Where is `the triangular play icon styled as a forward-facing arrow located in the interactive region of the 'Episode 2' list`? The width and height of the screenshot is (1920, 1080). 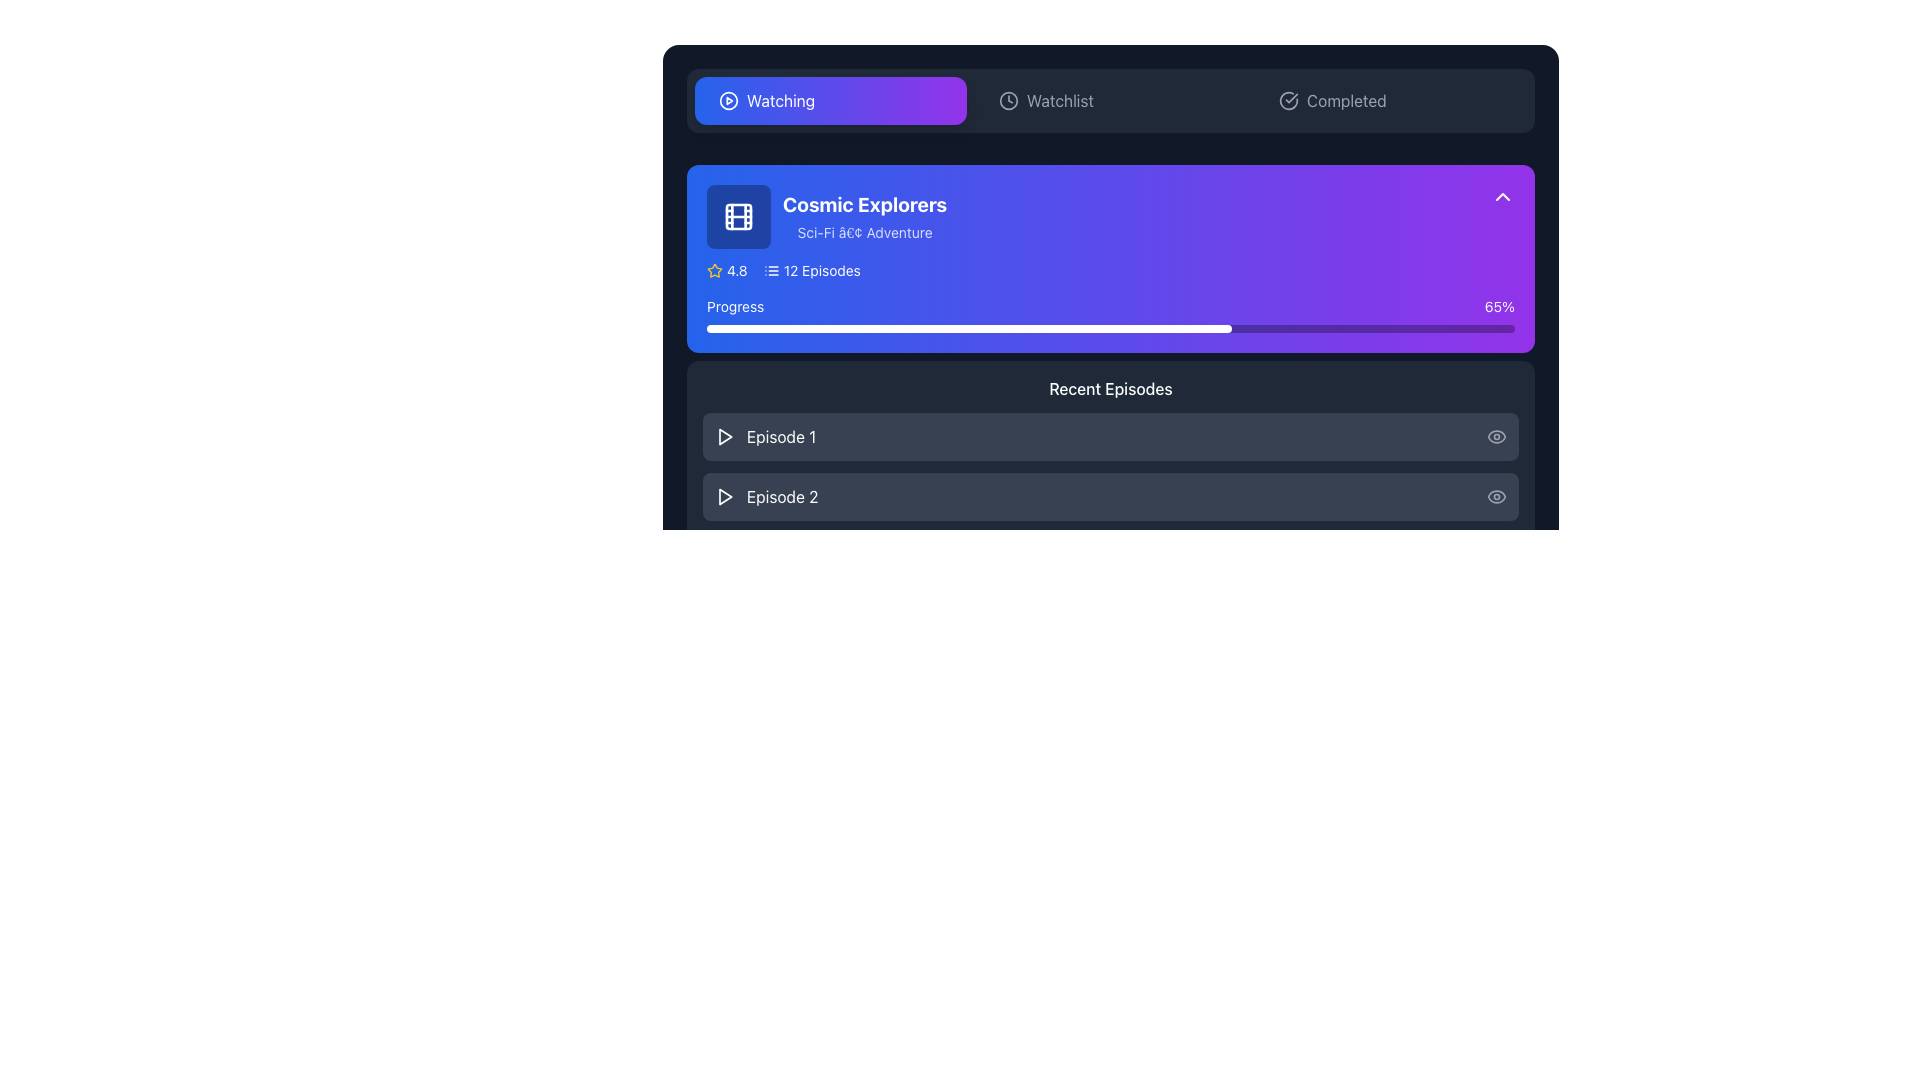 the triangular play icon styled as a forward-facing arrow located in the interactive region of the 'Episode 2' list is located at coordinates (724, 496).